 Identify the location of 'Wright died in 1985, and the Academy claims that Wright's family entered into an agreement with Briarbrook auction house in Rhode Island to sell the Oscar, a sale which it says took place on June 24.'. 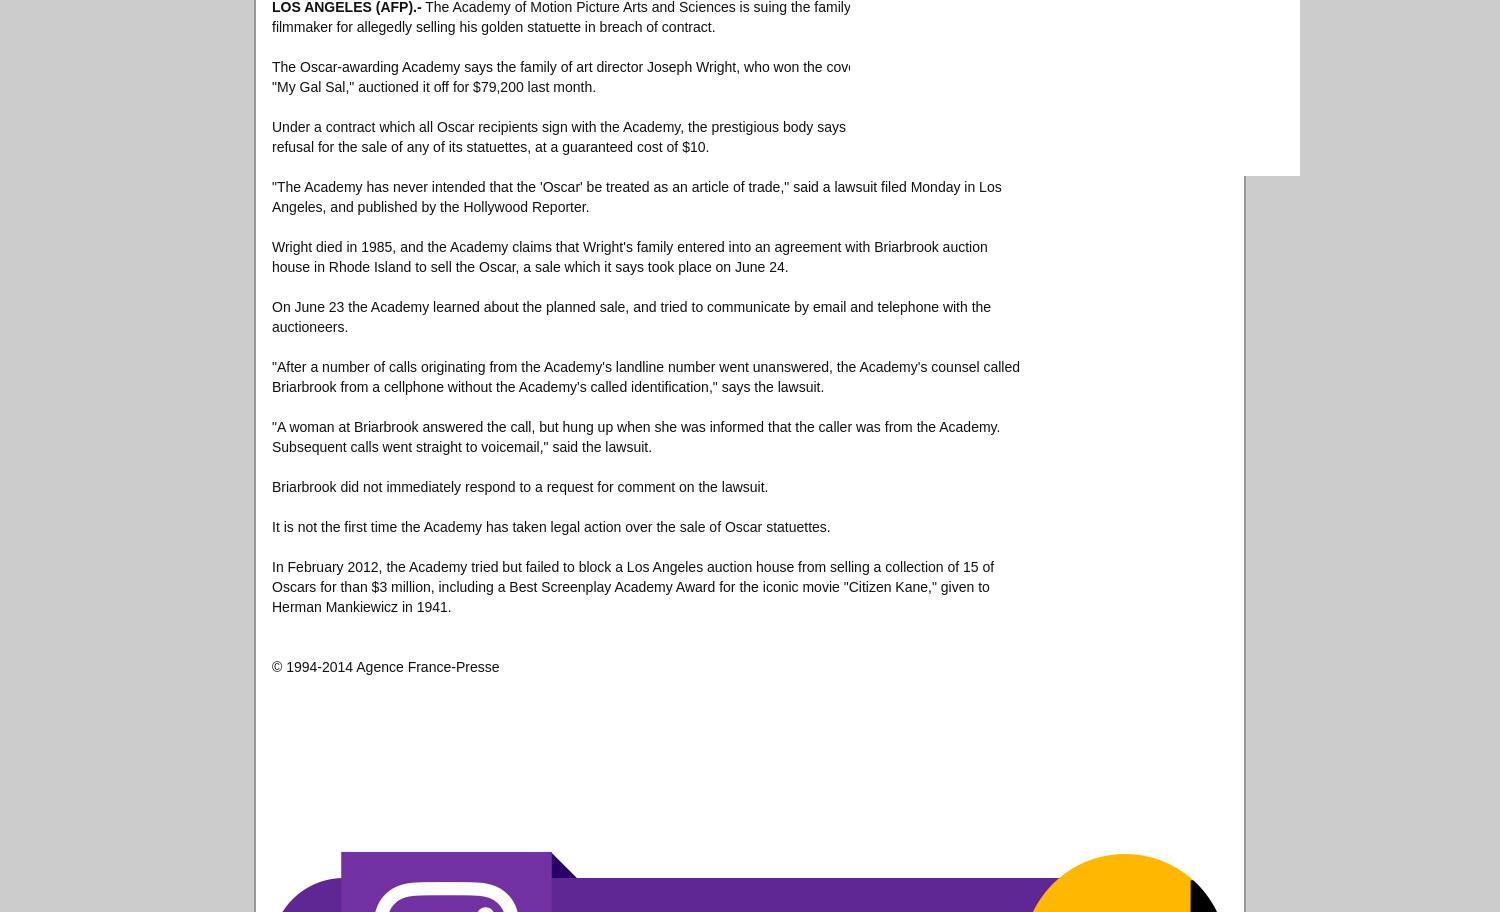
(629, 255).